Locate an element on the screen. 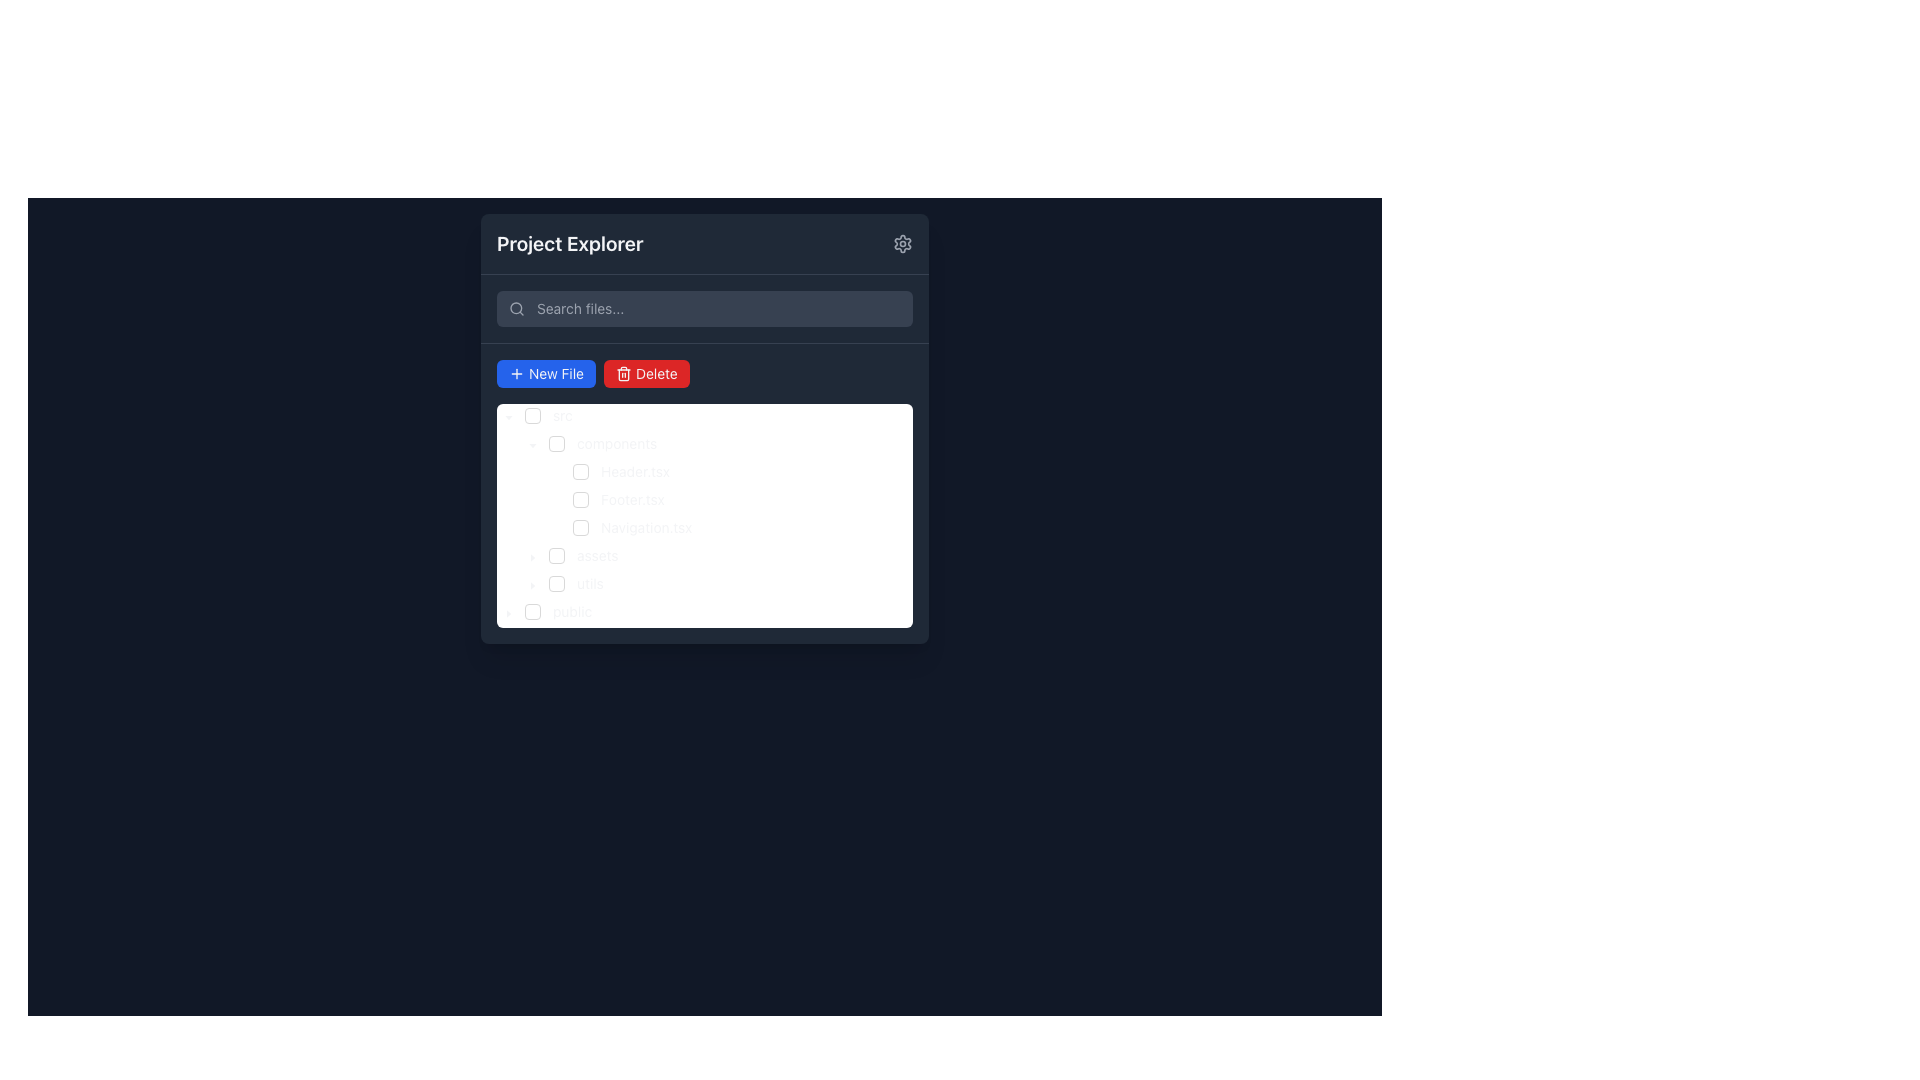  the settings icon located at the top-right corner of the window next to the title of the 'Project Explorer' panel is located at coordinates (901, 242).